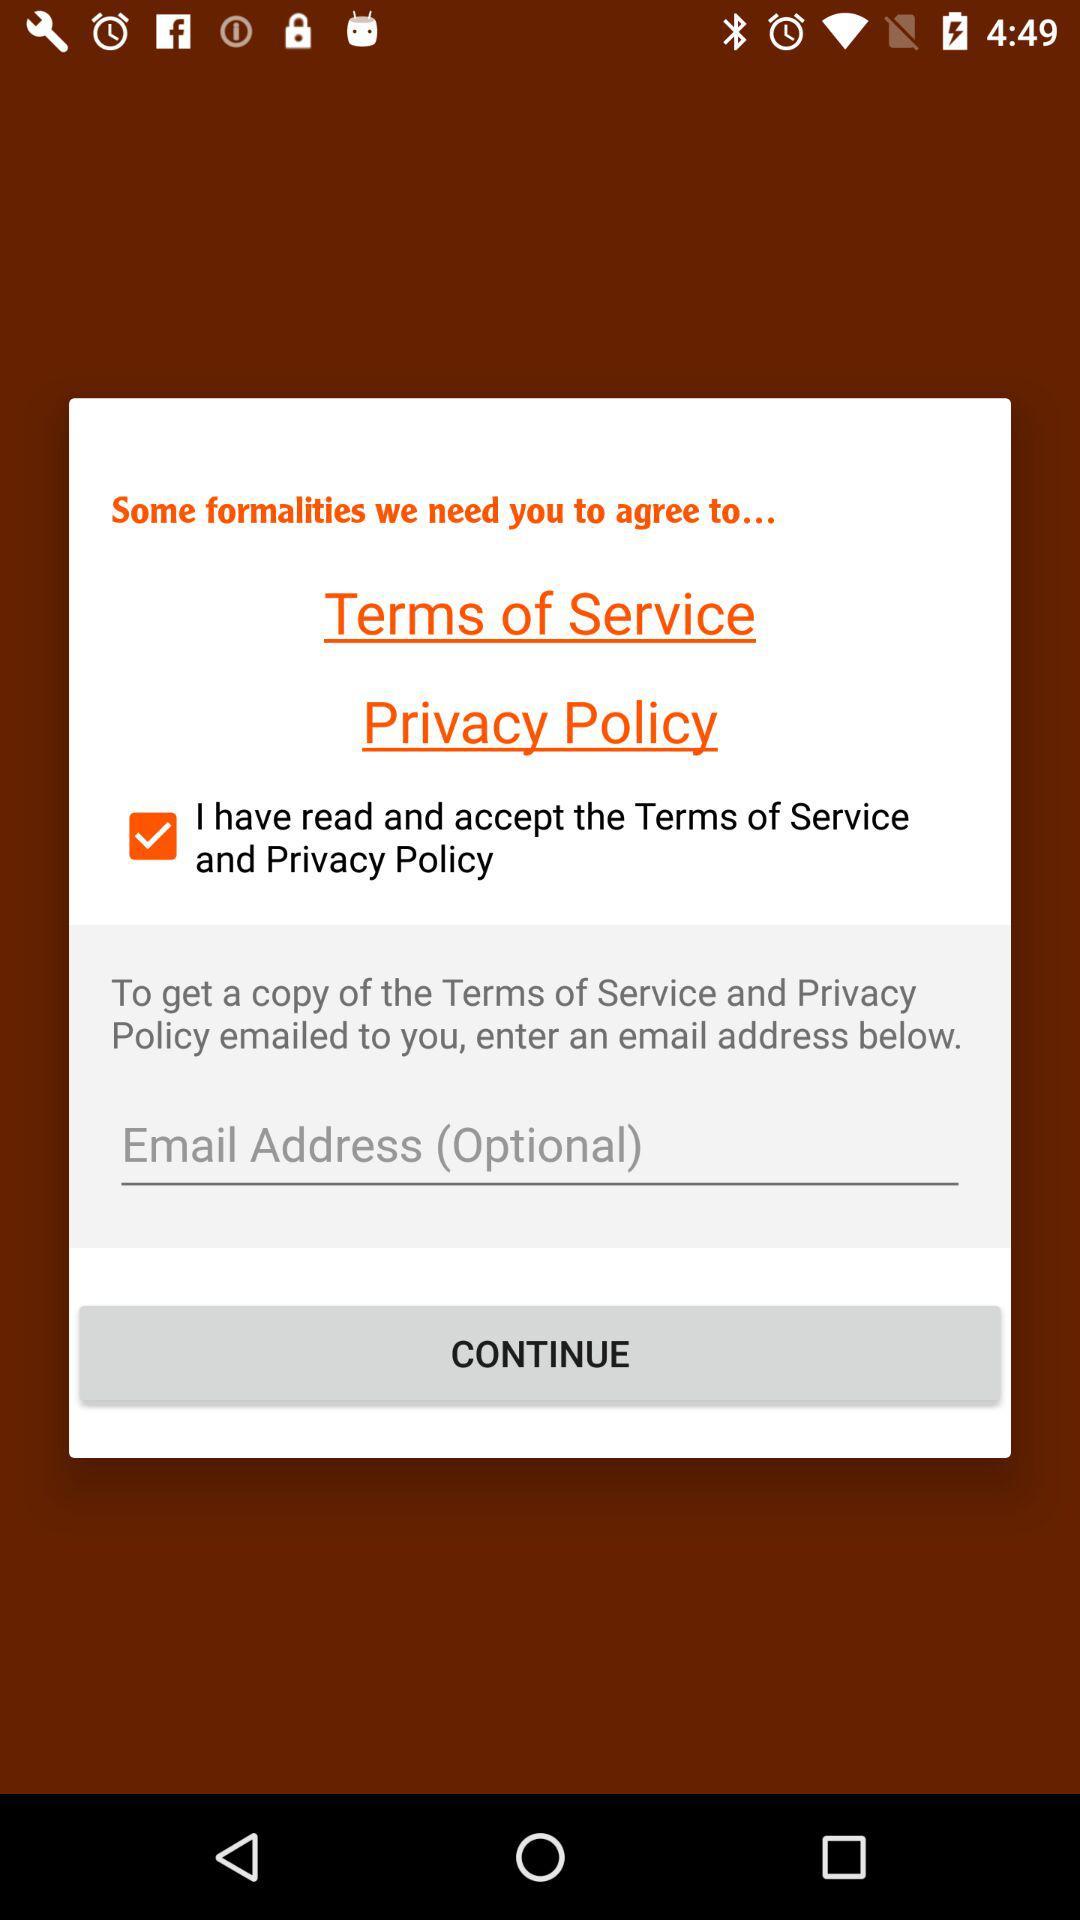 Image resolution: width=1080 pixels, height=1920 pixels. I want to click on continue, so click(540, 1353).